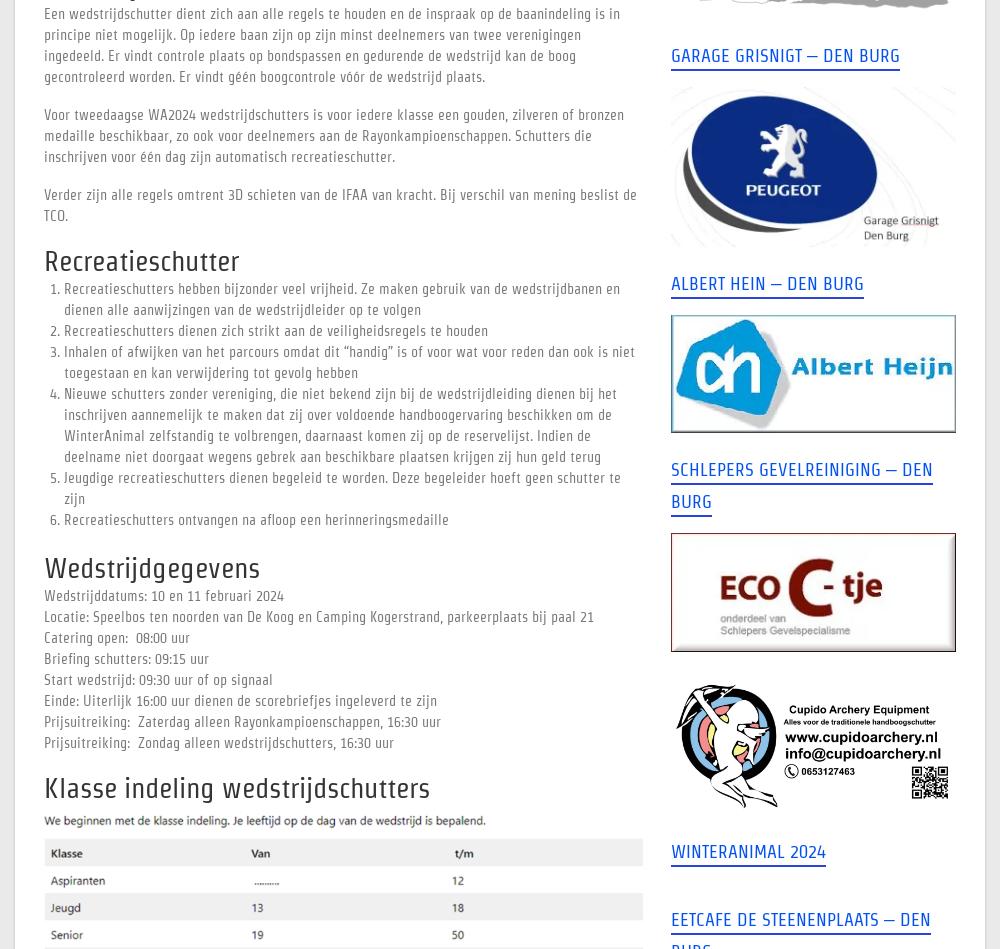  Describe the element at coordinates (318, 616) in the screenshot. I see `'Locatie: Speelbos ten noorden van De Koog en Camping Kogerstrand, parkeerplaats bij paal 21'` at that location.